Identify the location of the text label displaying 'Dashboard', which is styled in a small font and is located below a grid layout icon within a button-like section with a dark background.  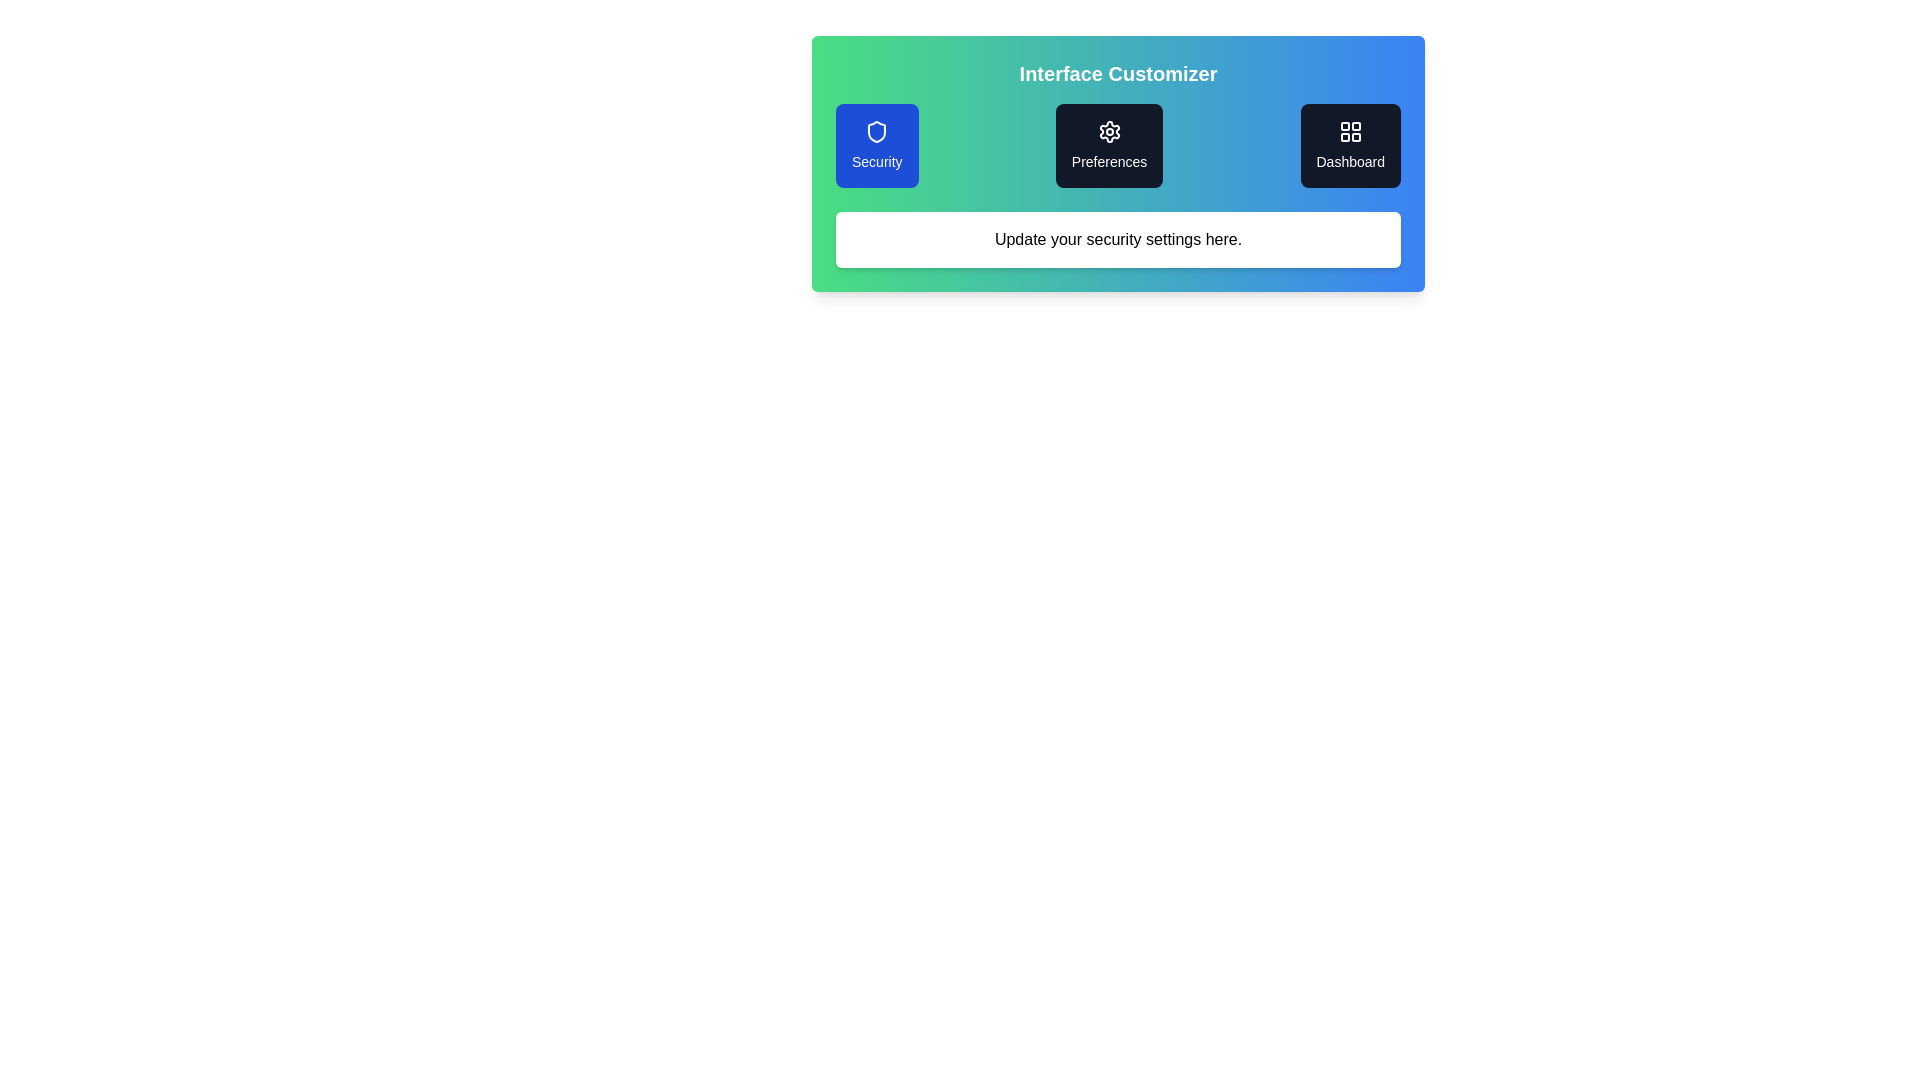
(1350, 161).